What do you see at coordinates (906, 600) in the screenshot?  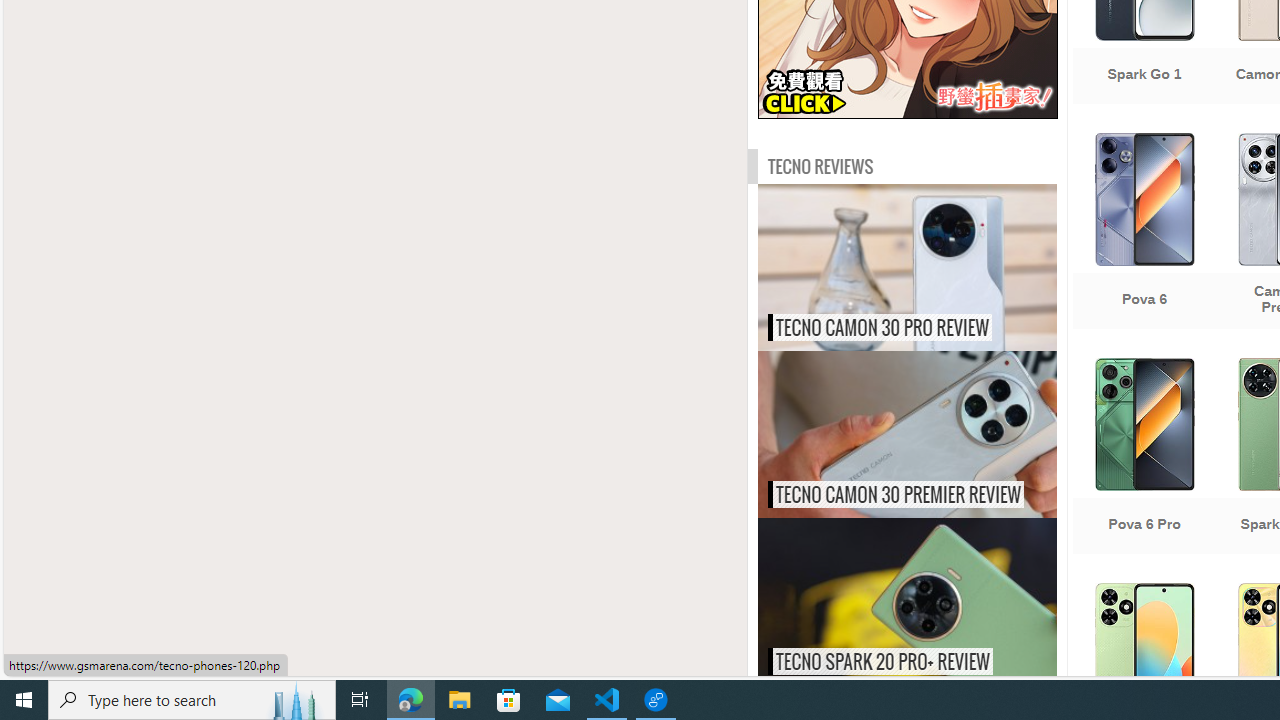 I see `'Tecno Spark 20 Pro+ review TECNO SPARK 20 PRO+ REVIEW'` at bounding box center [906, 600].